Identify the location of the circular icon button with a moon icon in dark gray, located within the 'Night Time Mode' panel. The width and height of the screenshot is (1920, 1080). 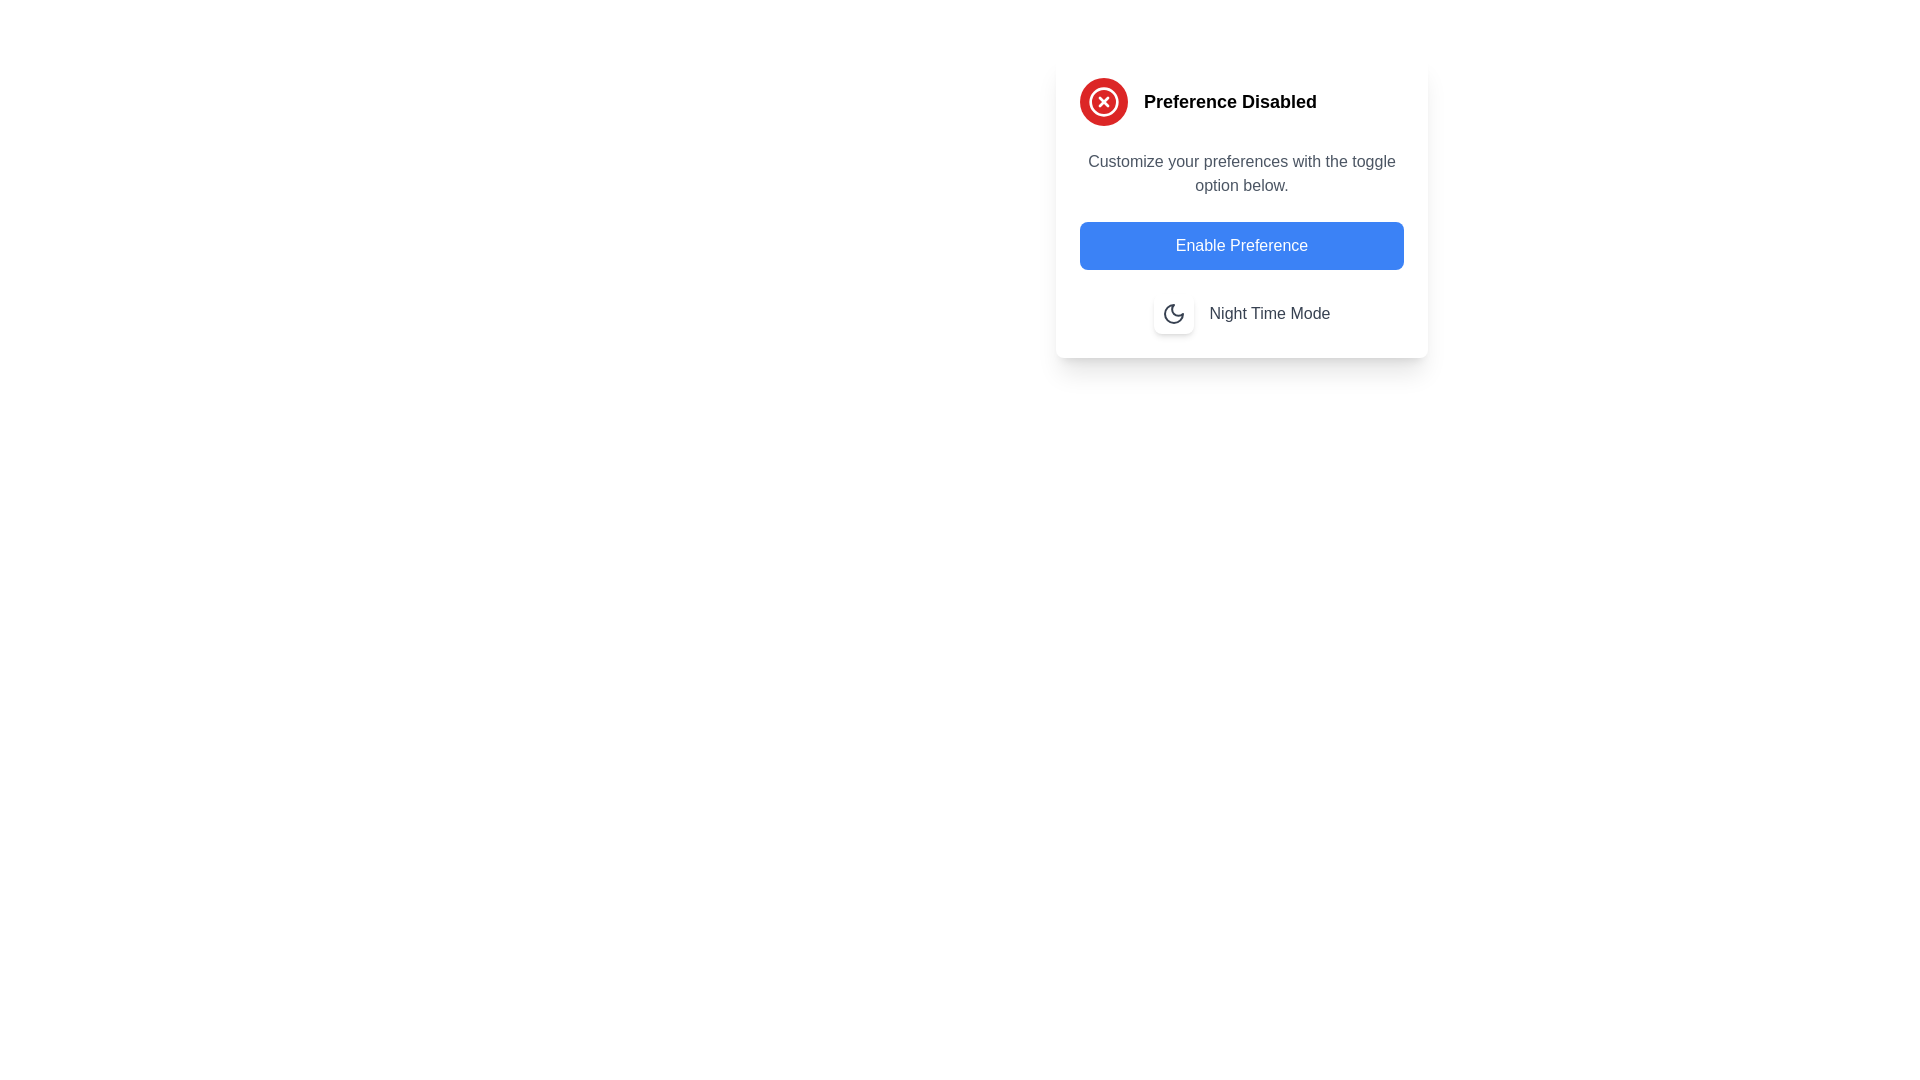
(1173, 313).